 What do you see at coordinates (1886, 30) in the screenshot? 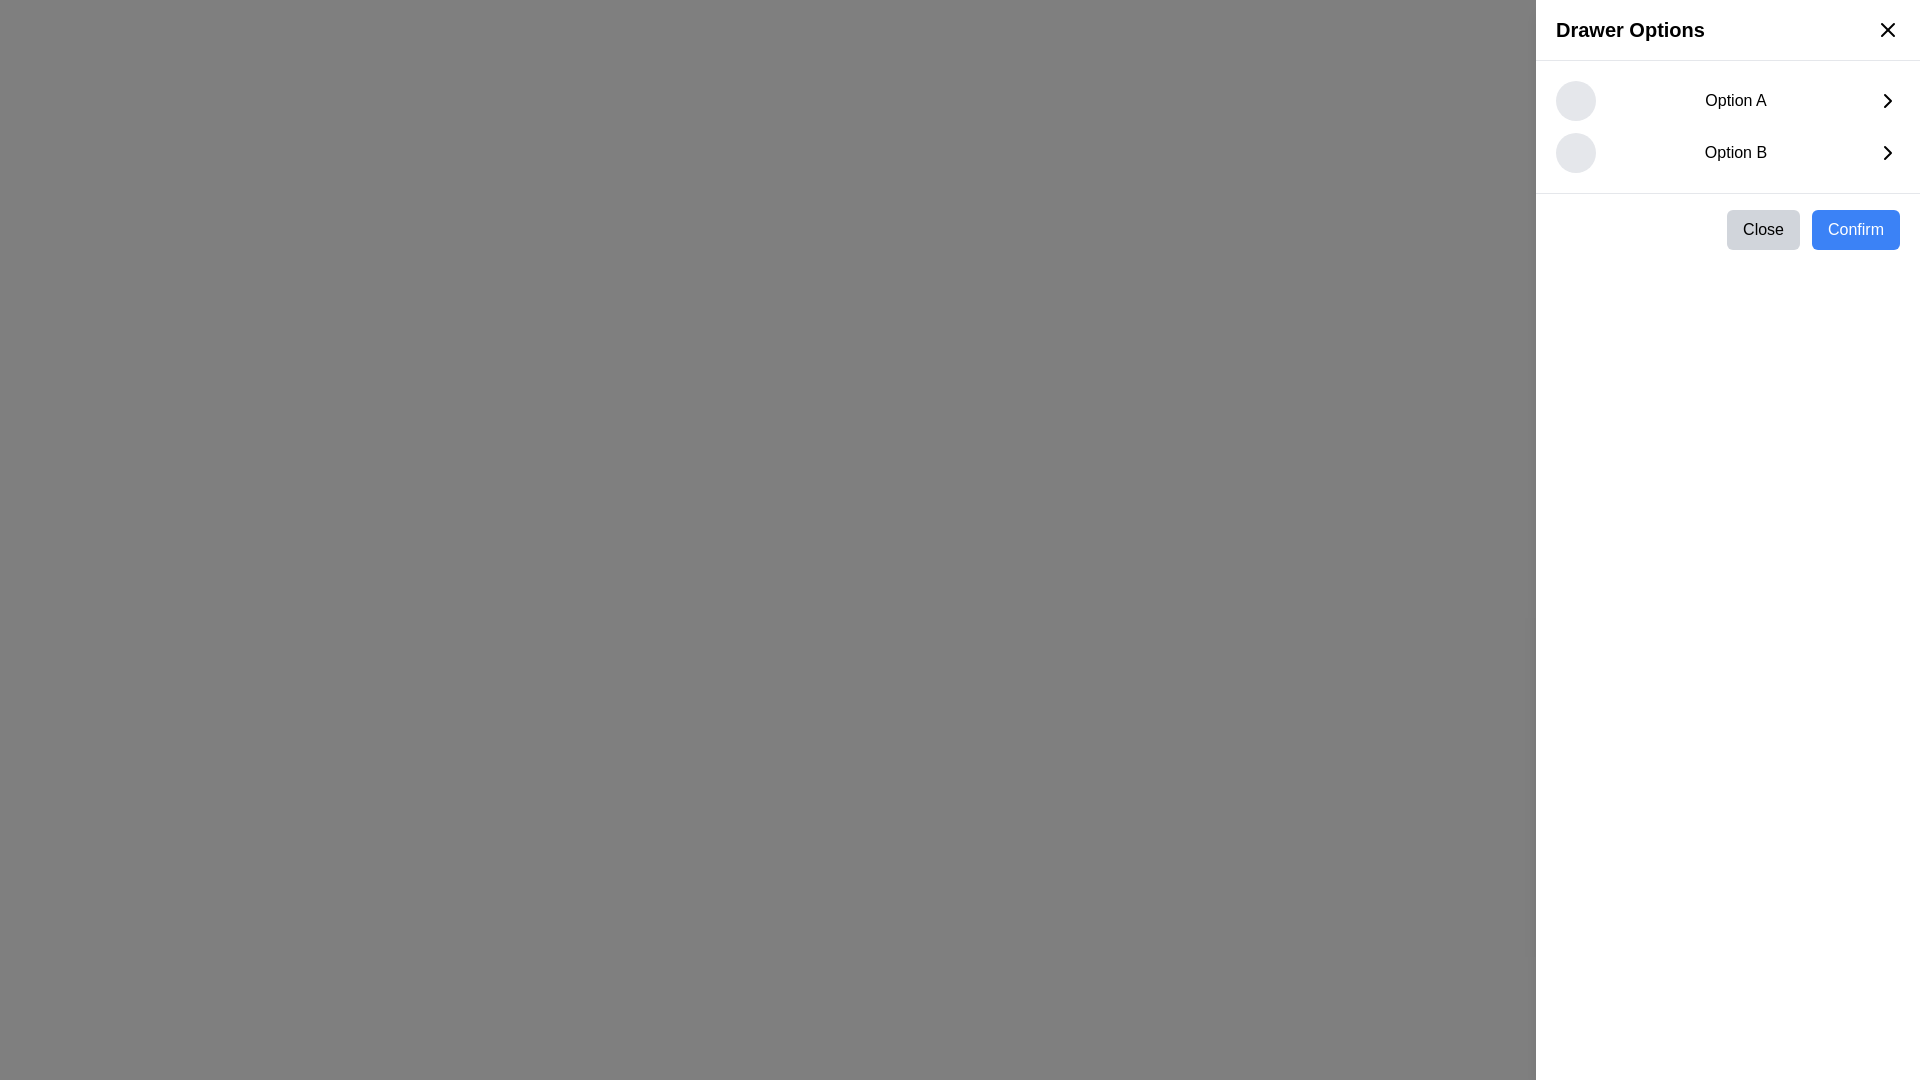
I see `the cross-shaped button at the top-right corner of the Drawer Options header` at bounding box center [1886, 30].